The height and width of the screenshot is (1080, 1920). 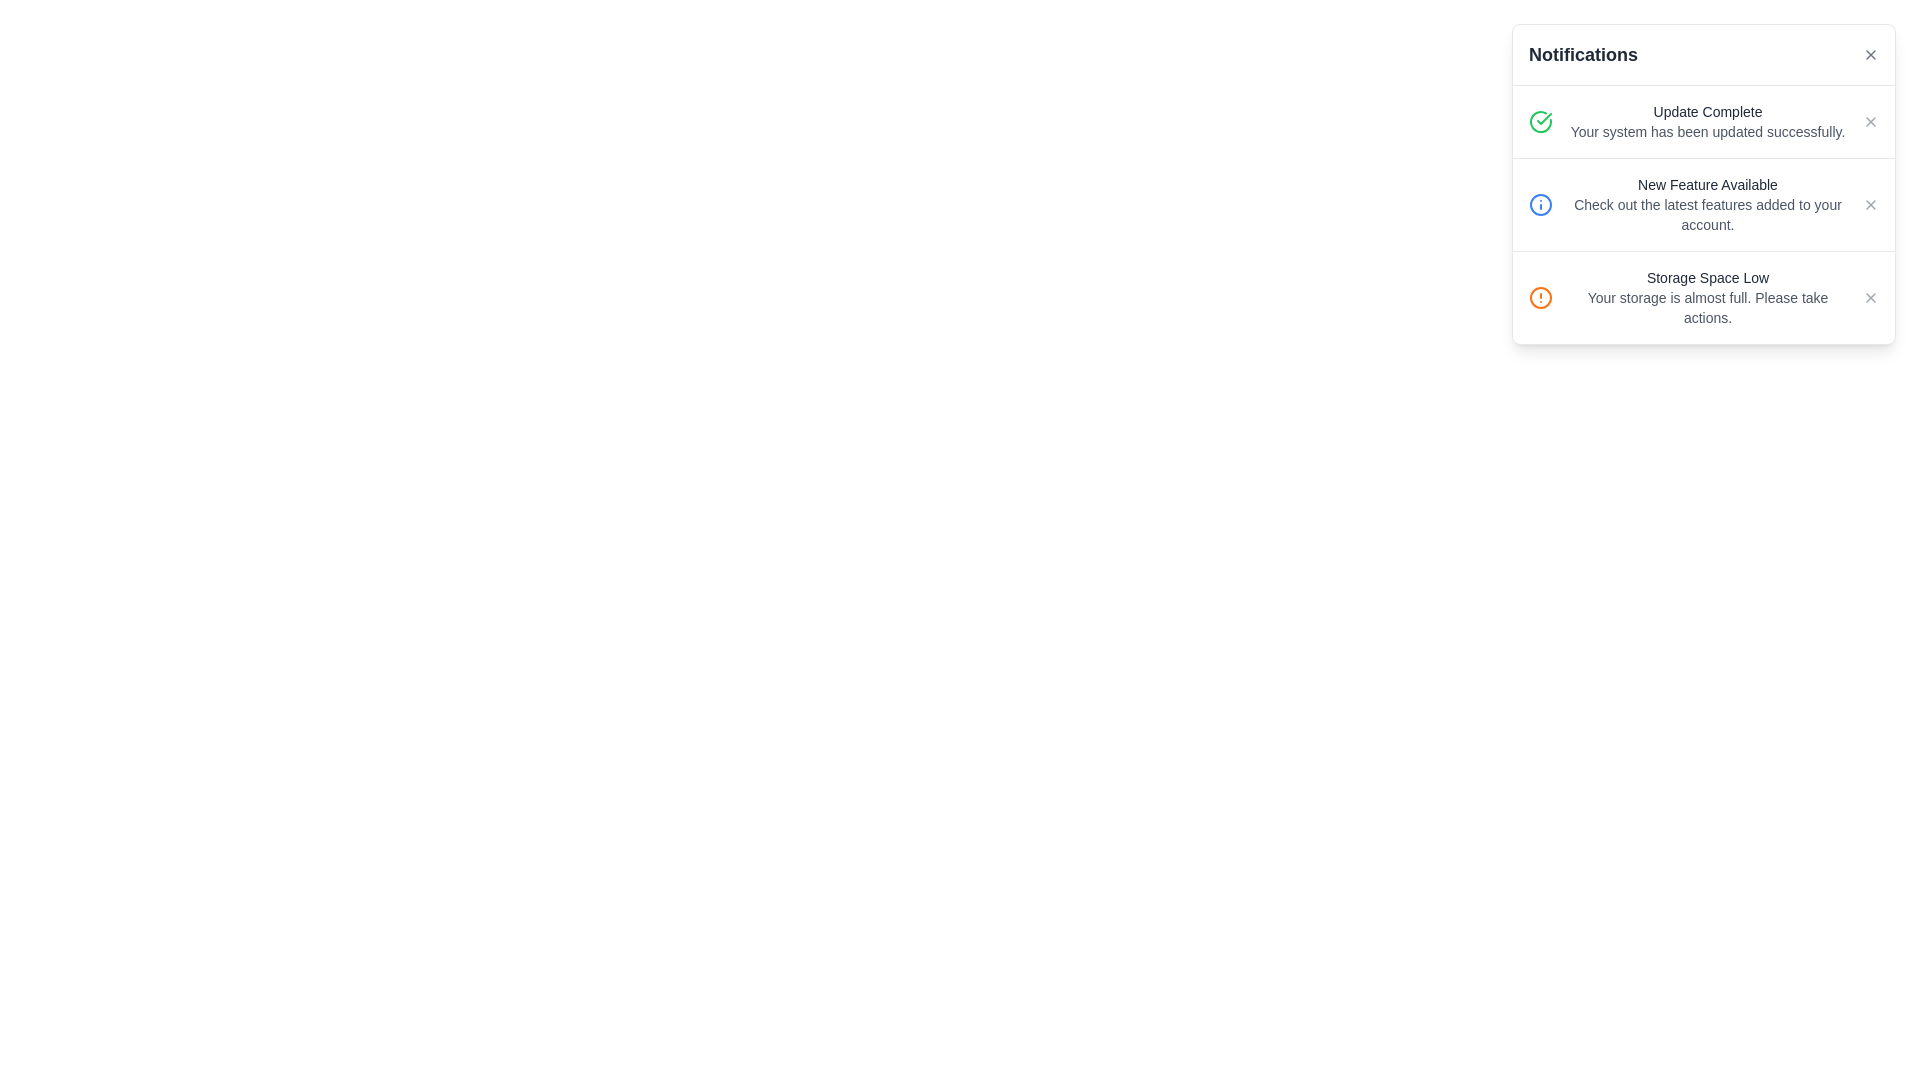 What do you see at coordinates (1707, 308) in the screenshot?
I see `the Text label that provides detailed information about the storage status, located in the notifications panel below the 'Storage Space Low' header and the orange warning icon` at bounding box center [1707, 308].